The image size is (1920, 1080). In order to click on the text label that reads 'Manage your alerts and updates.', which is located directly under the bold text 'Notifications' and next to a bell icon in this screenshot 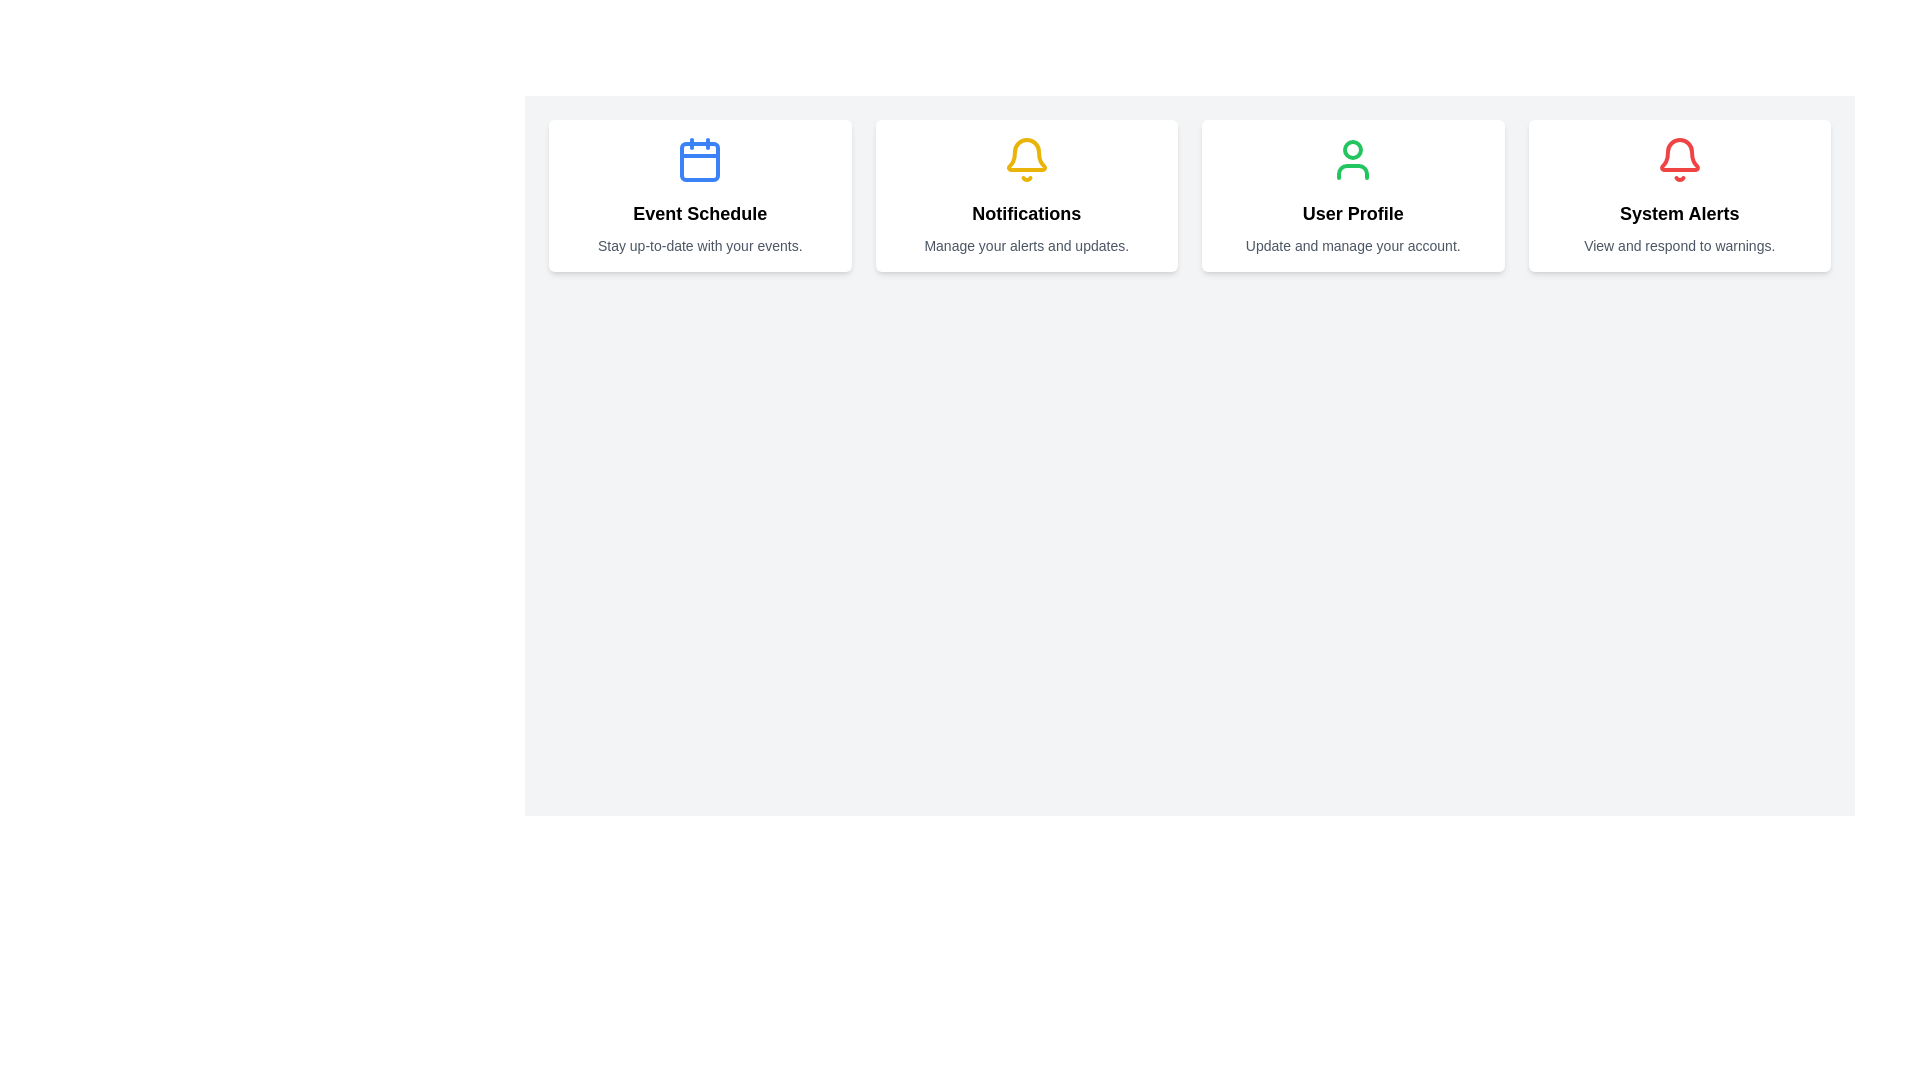, I will do `click(1026, 245)`.